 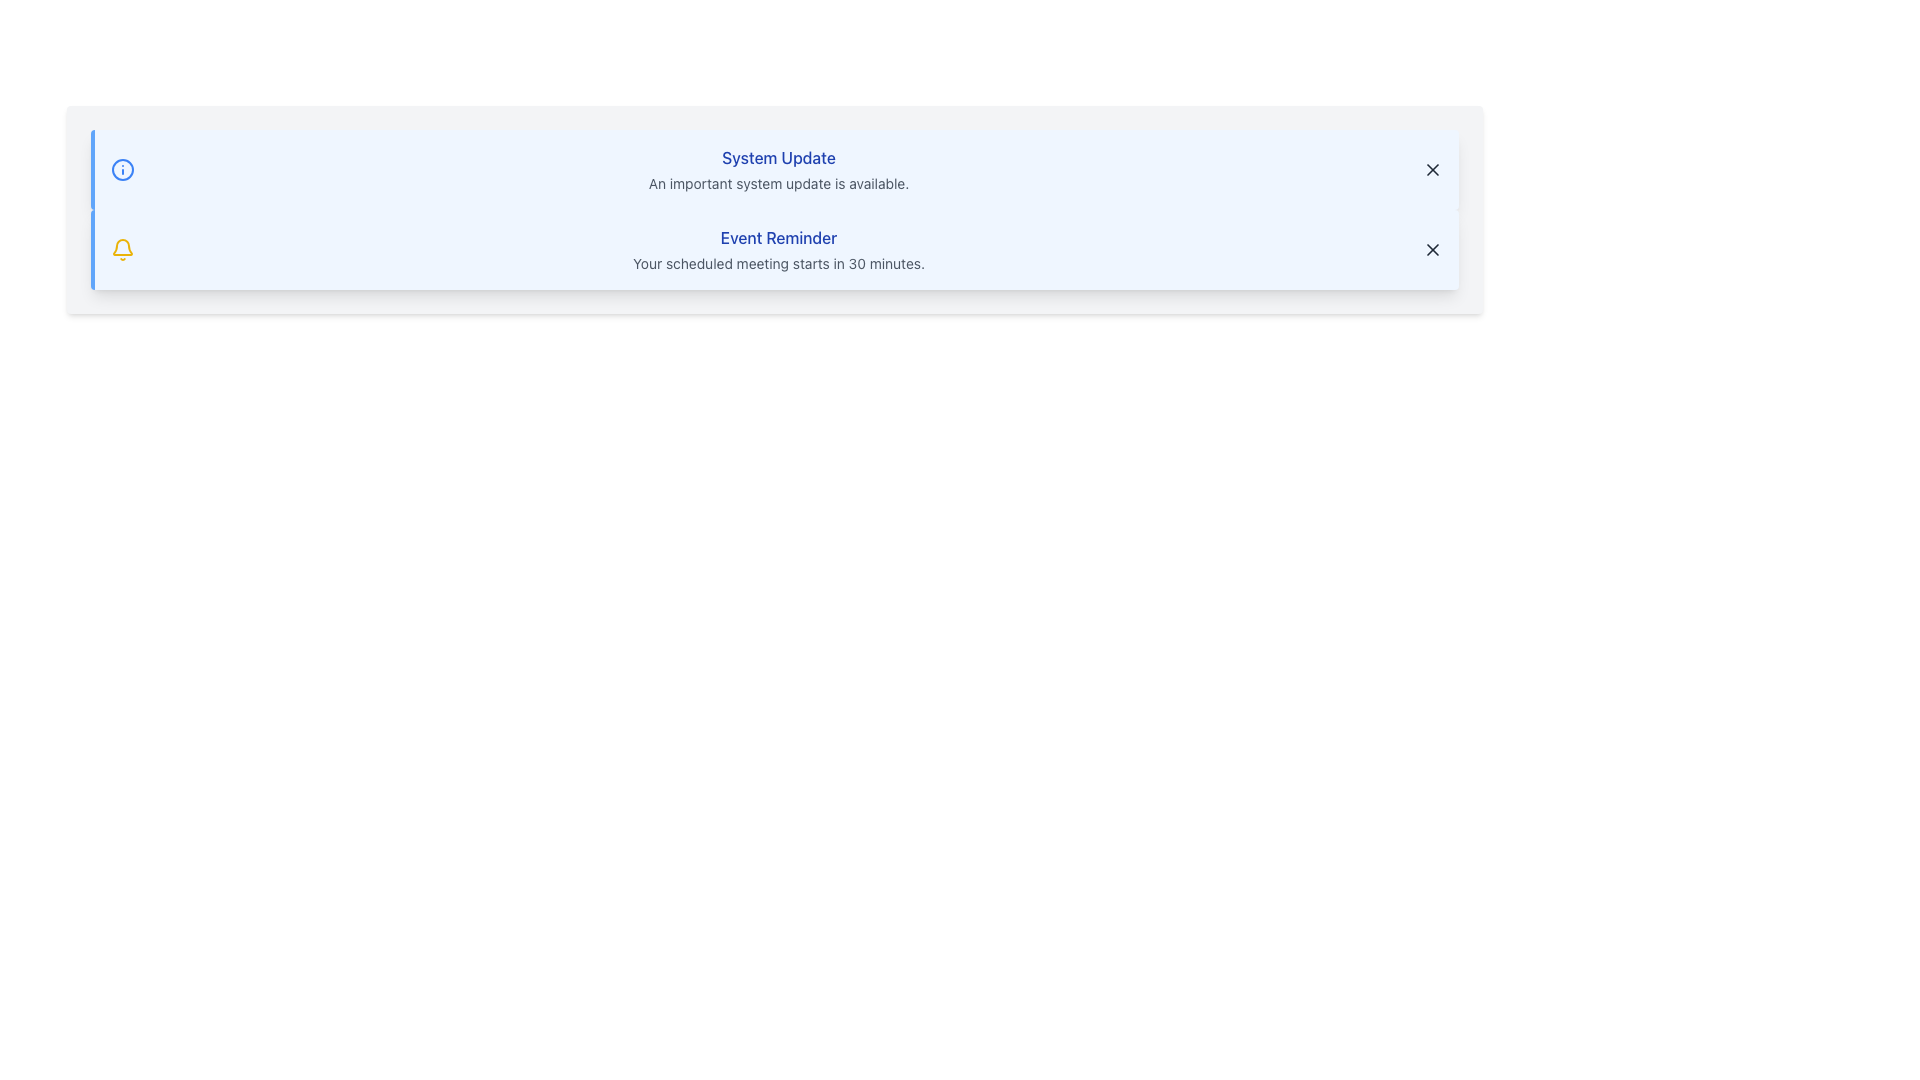 What do you see at coordinates (122, 168) in the screenshot?
I see `the central circular component of the SVG-based information icon in the upper-left portion of the blue notification area` at bounding box center [122, 168].